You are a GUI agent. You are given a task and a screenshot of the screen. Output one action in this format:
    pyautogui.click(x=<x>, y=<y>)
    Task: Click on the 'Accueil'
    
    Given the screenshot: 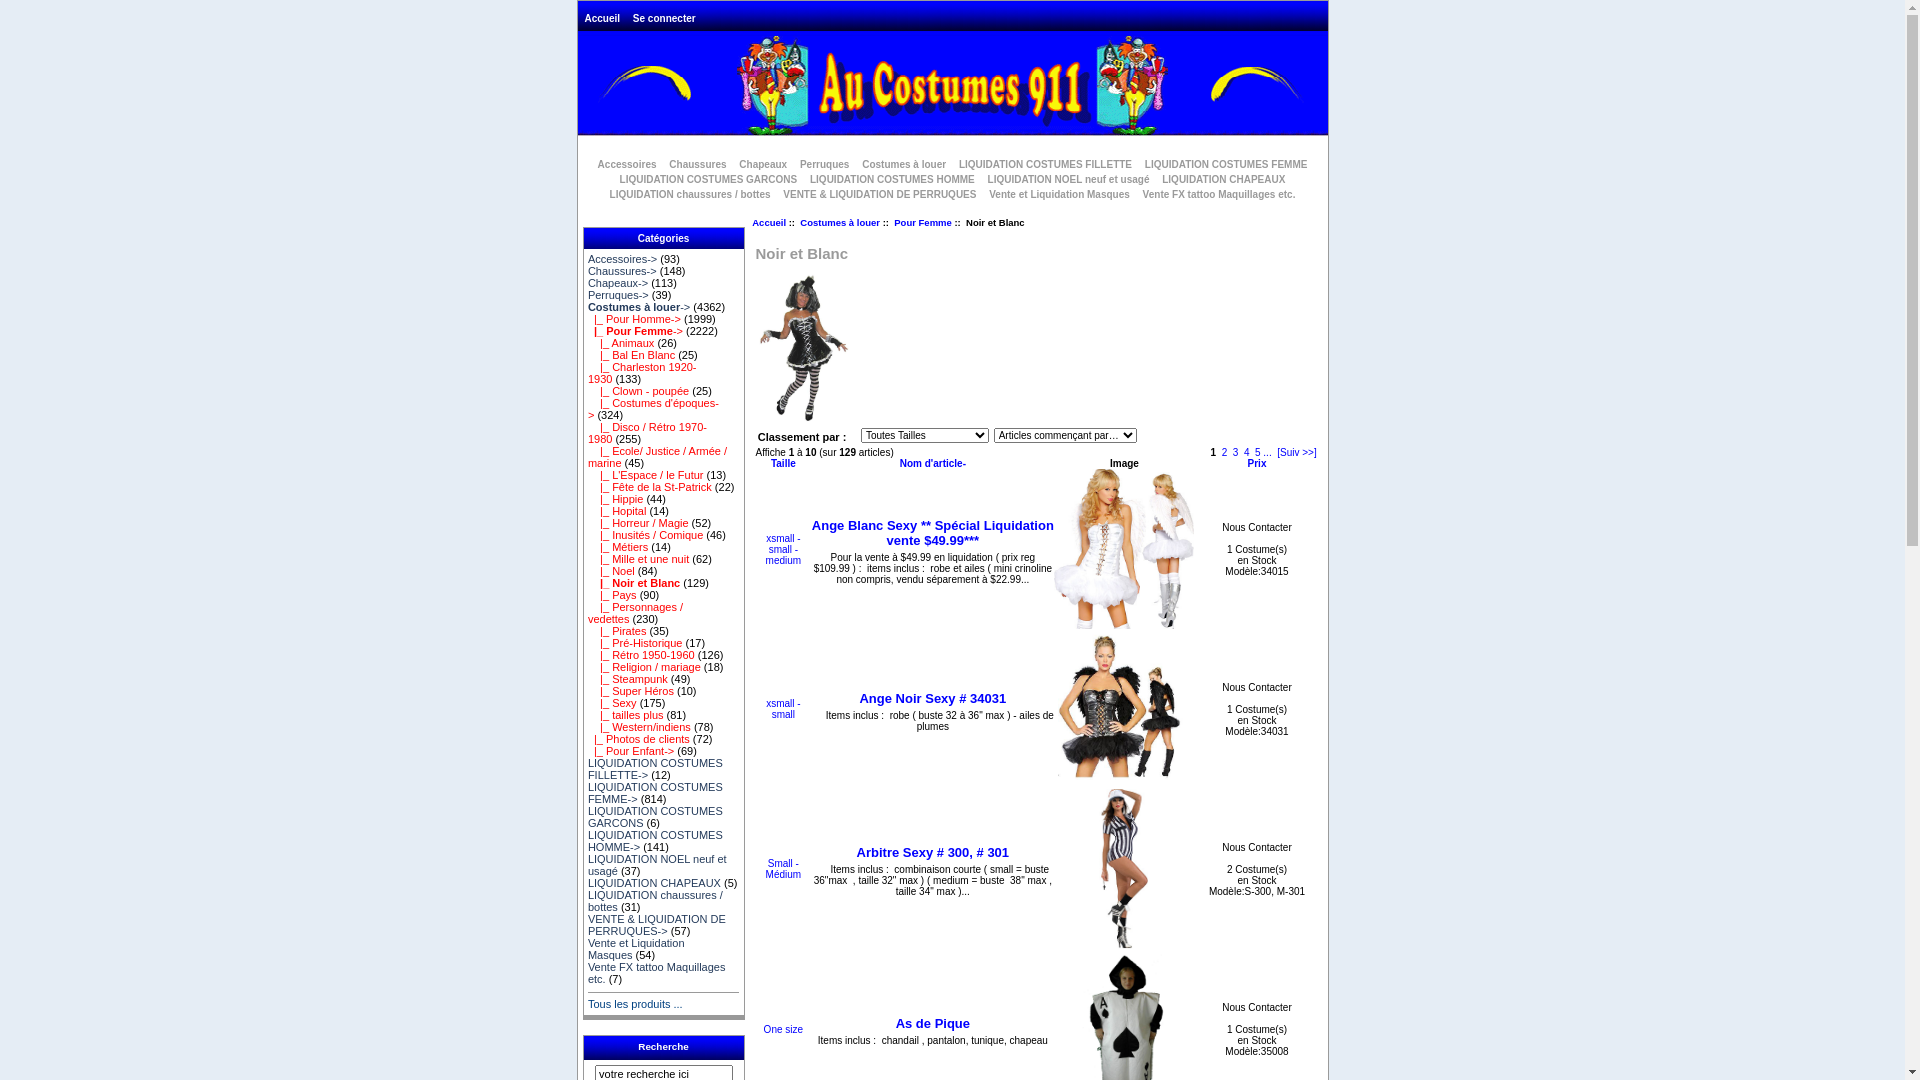 What is the action you would take?
    pyautogui.click(x=767, y=222)
    